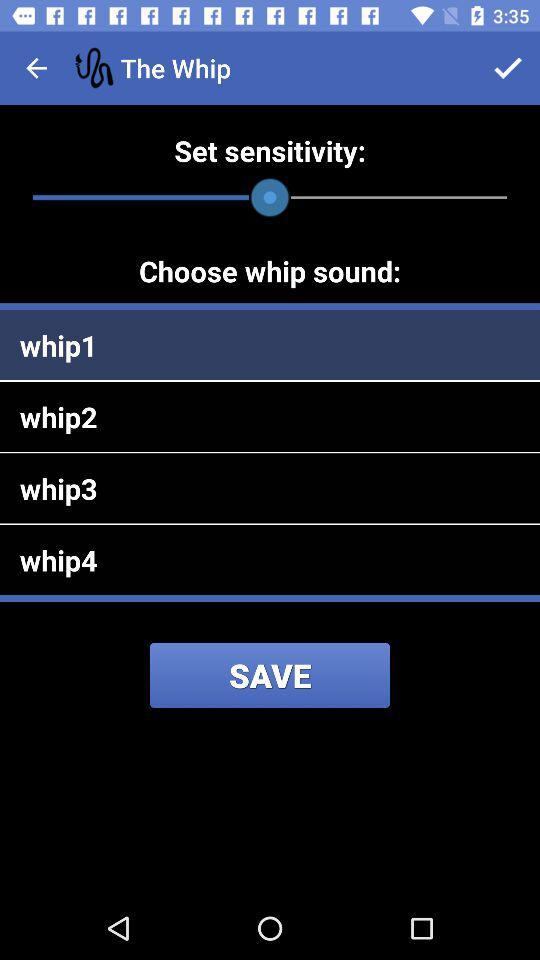 This screenshot has height=960, width=540. What do you see at coordinates (508, 68) in the screenshot?
I see `item above the set sensitivity: item` at bounding box center [508, 68].